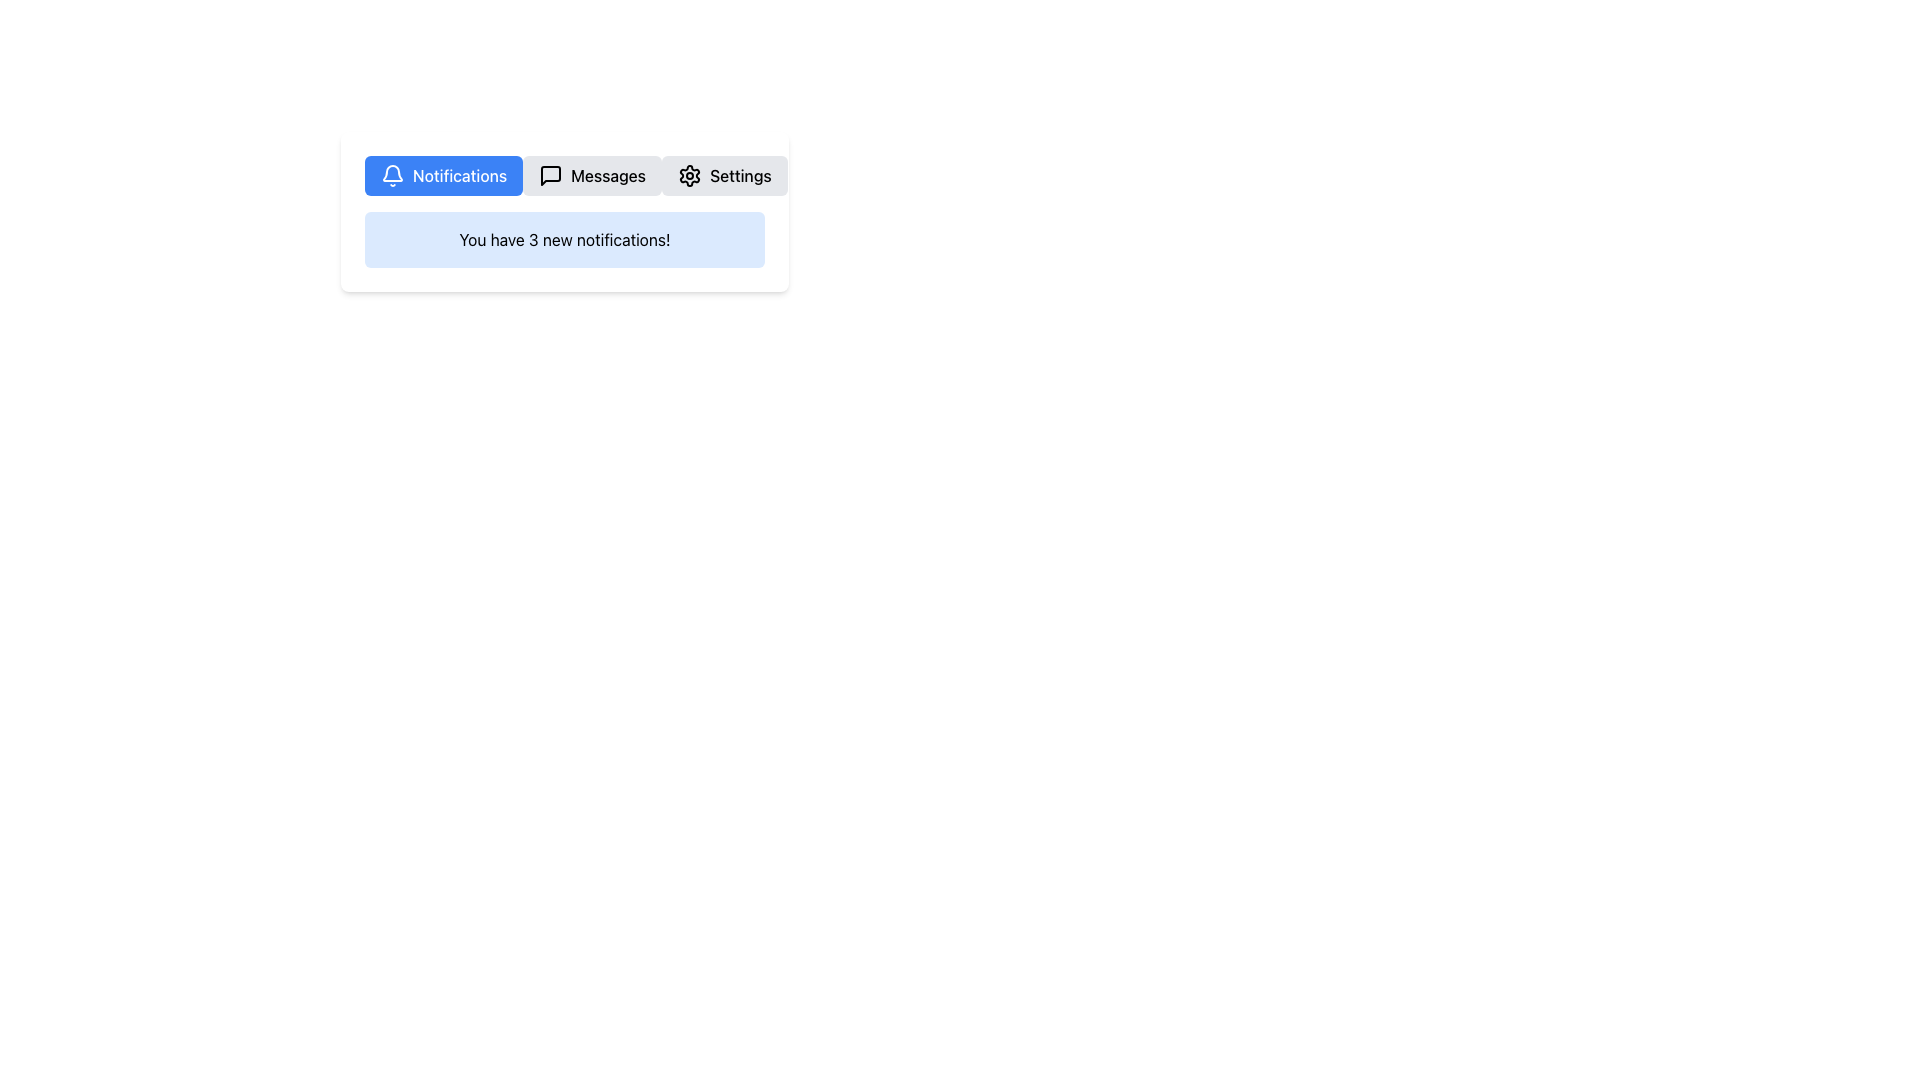 This screenshot has width=1920, height=1080. What do you see at coordinates (564, 238) in the screenshot?
I see `the informational text box that notifies the user about three new notifications, located below the 'Notifications', 'Messages', and 'Settings' buttons` at bounding box center [564, 238].